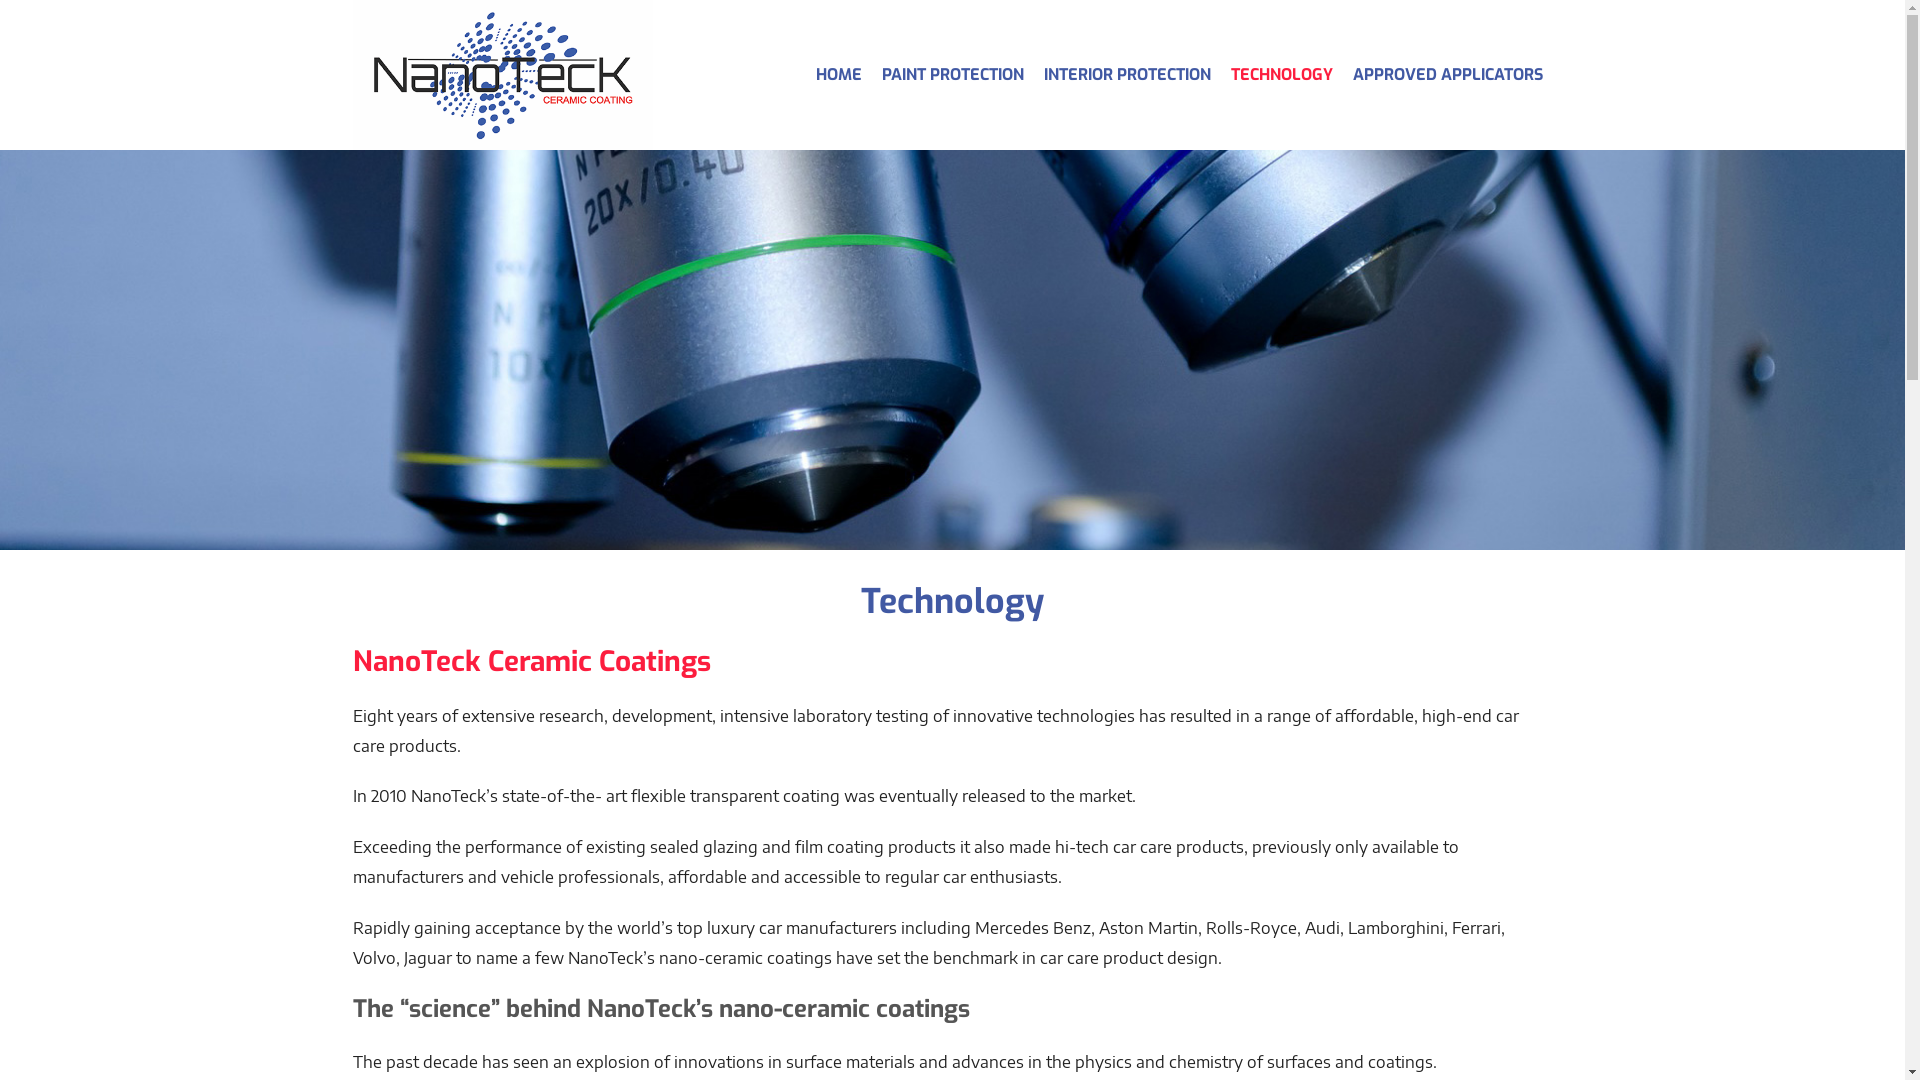  Describe the element at coordinates (1218, 73) in the screenshot. I see `'TECHNOLOGY'` at that location.